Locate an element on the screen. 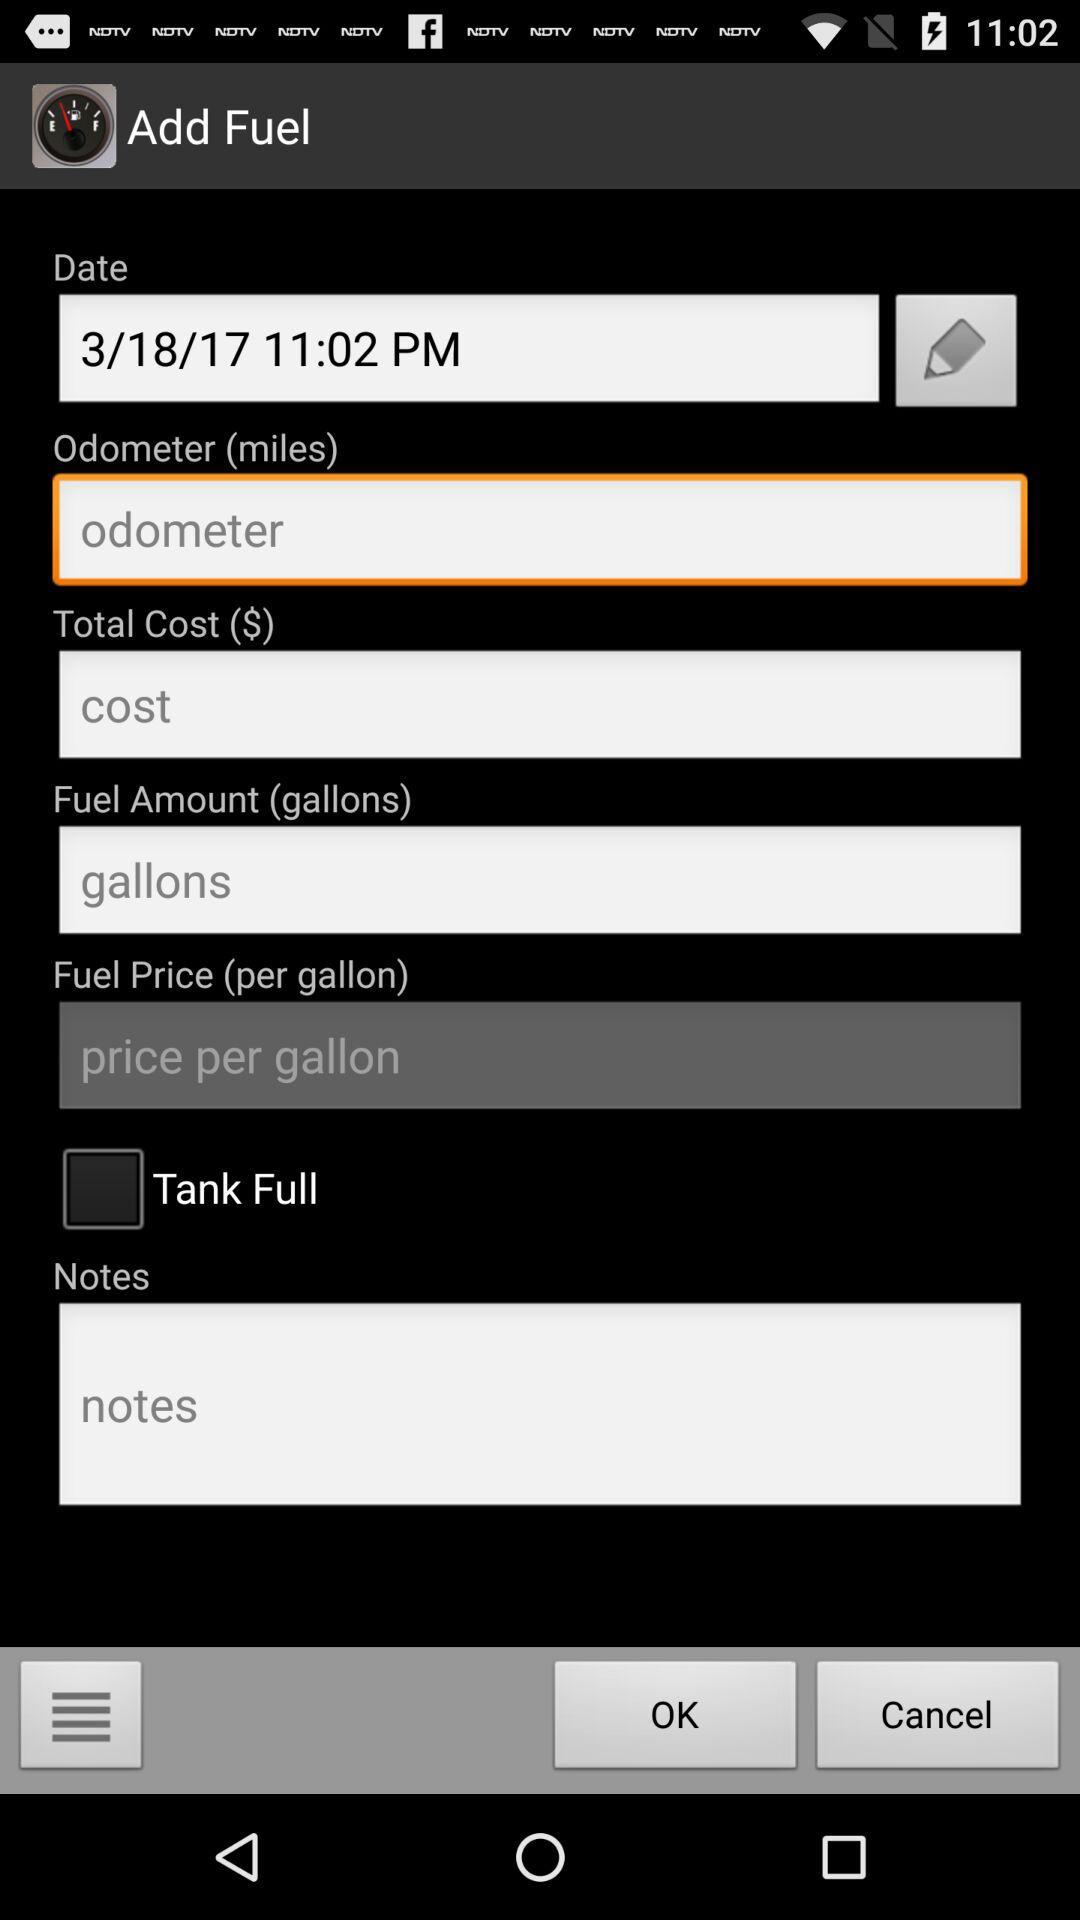  type is located at coordinates (540, 884).